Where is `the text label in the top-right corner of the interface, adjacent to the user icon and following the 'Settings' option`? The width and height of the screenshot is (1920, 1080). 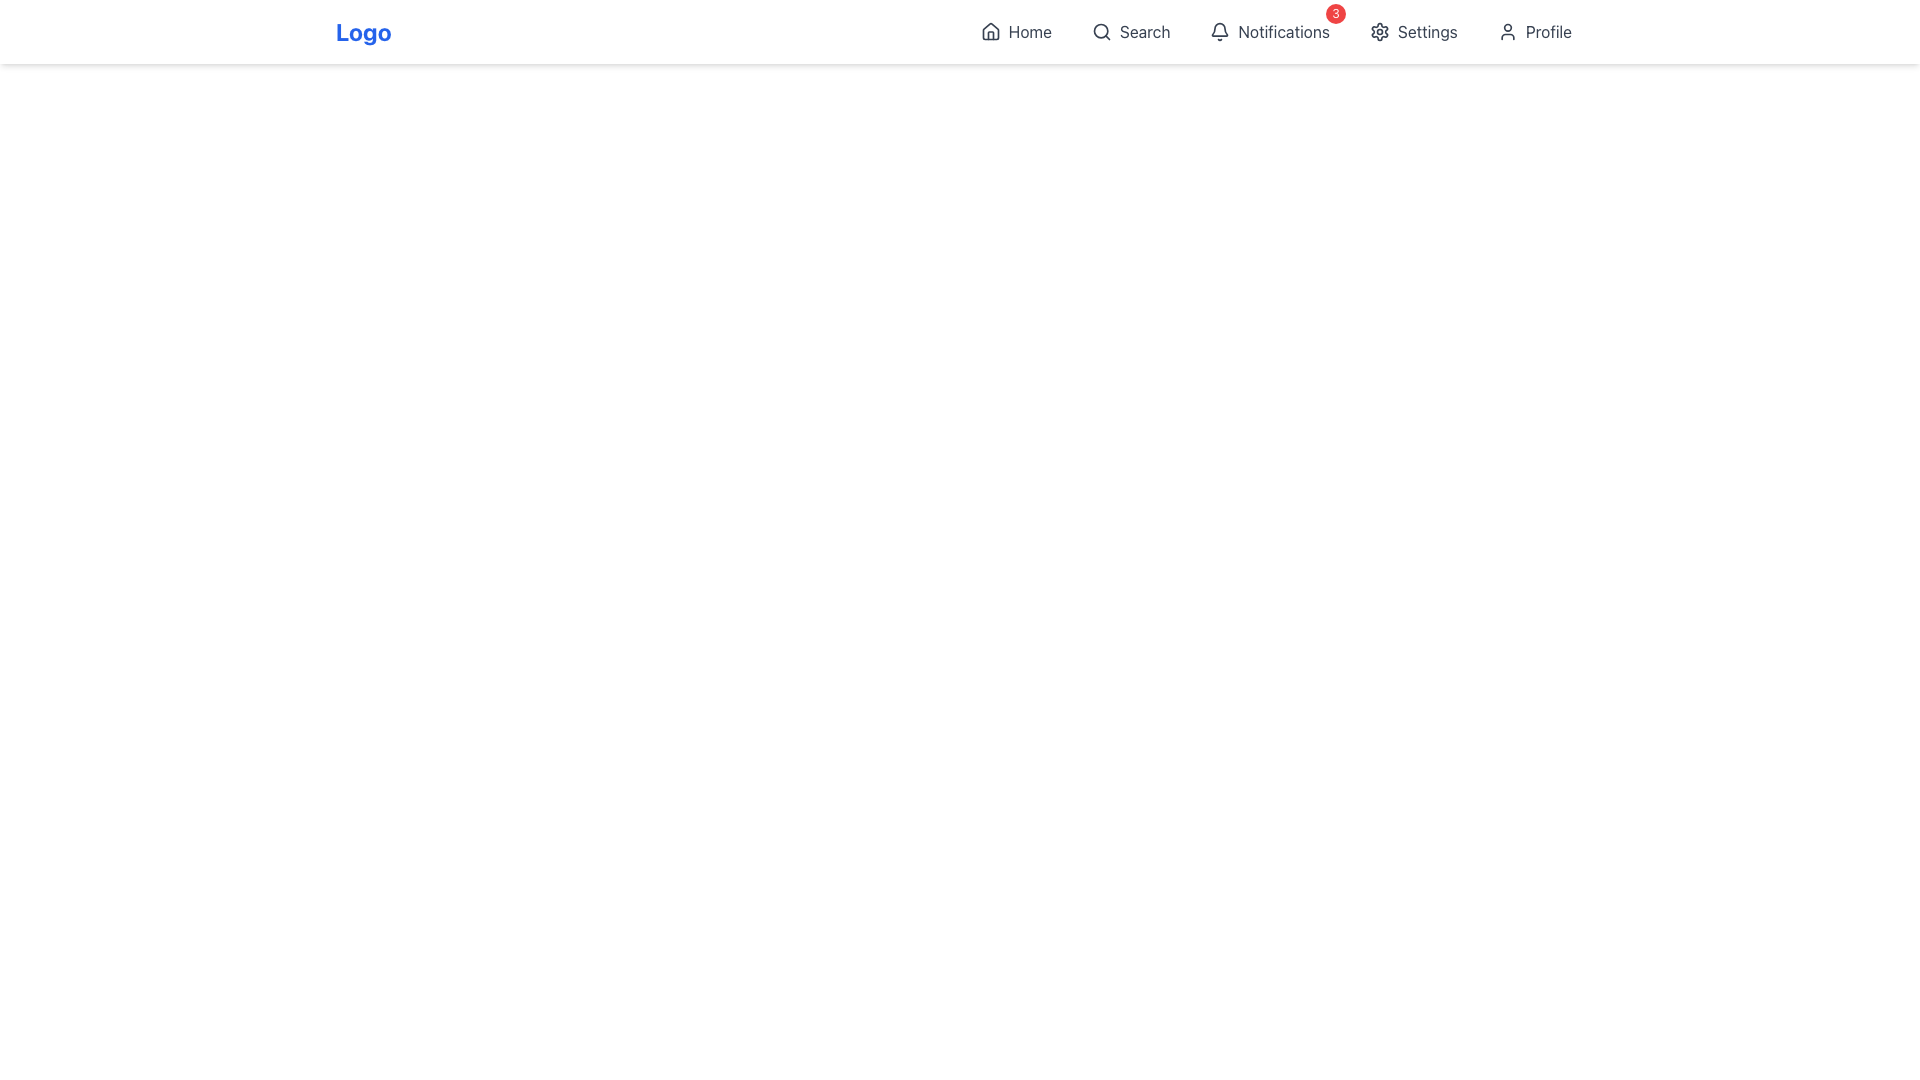
the text label in the top-right corner of the interface, adjacent to the user icon and following the 'Settings' option is located at coordinates (1547, 31).